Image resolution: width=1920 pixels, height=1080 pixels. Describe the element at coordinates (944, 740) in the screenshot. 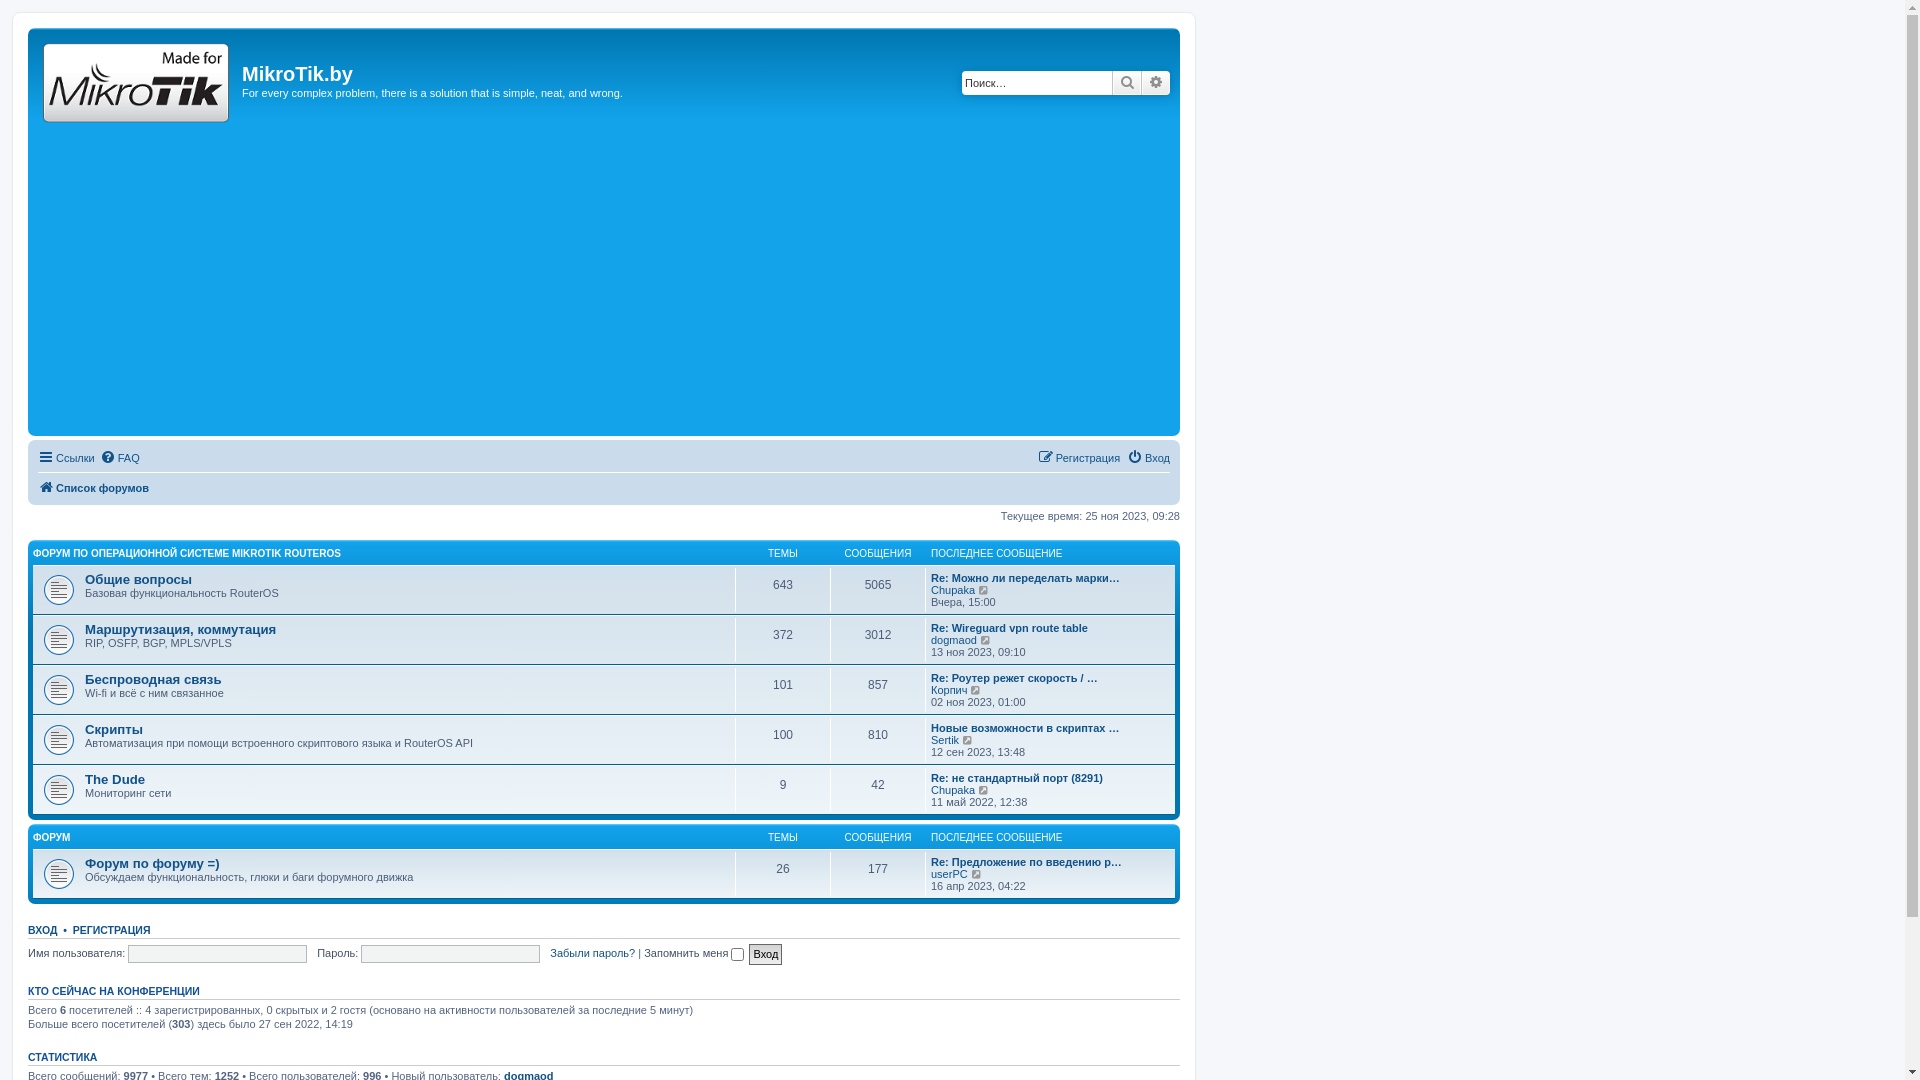

I see `'Sertik'` at that location.